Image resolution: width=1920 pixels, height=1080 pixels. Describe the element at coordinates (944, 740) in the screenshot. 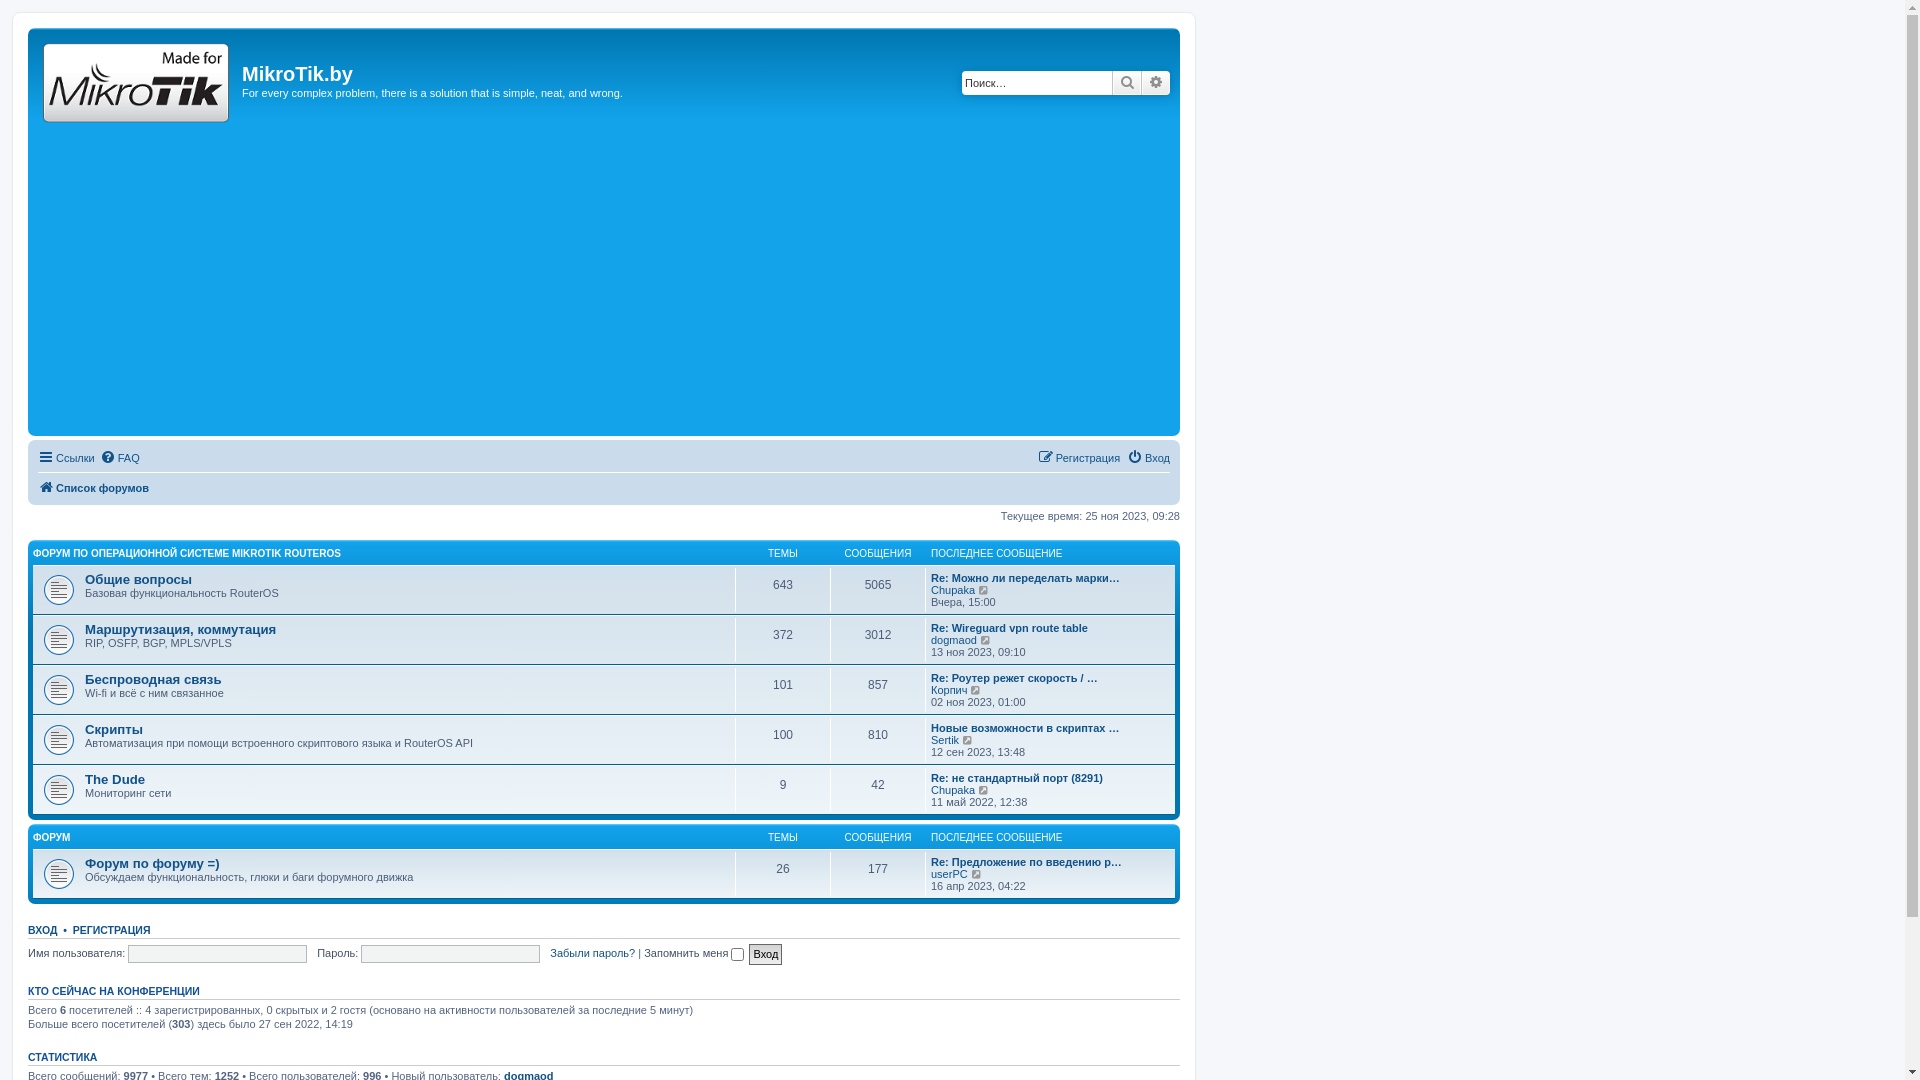

I see `'Sertik'` at that location.